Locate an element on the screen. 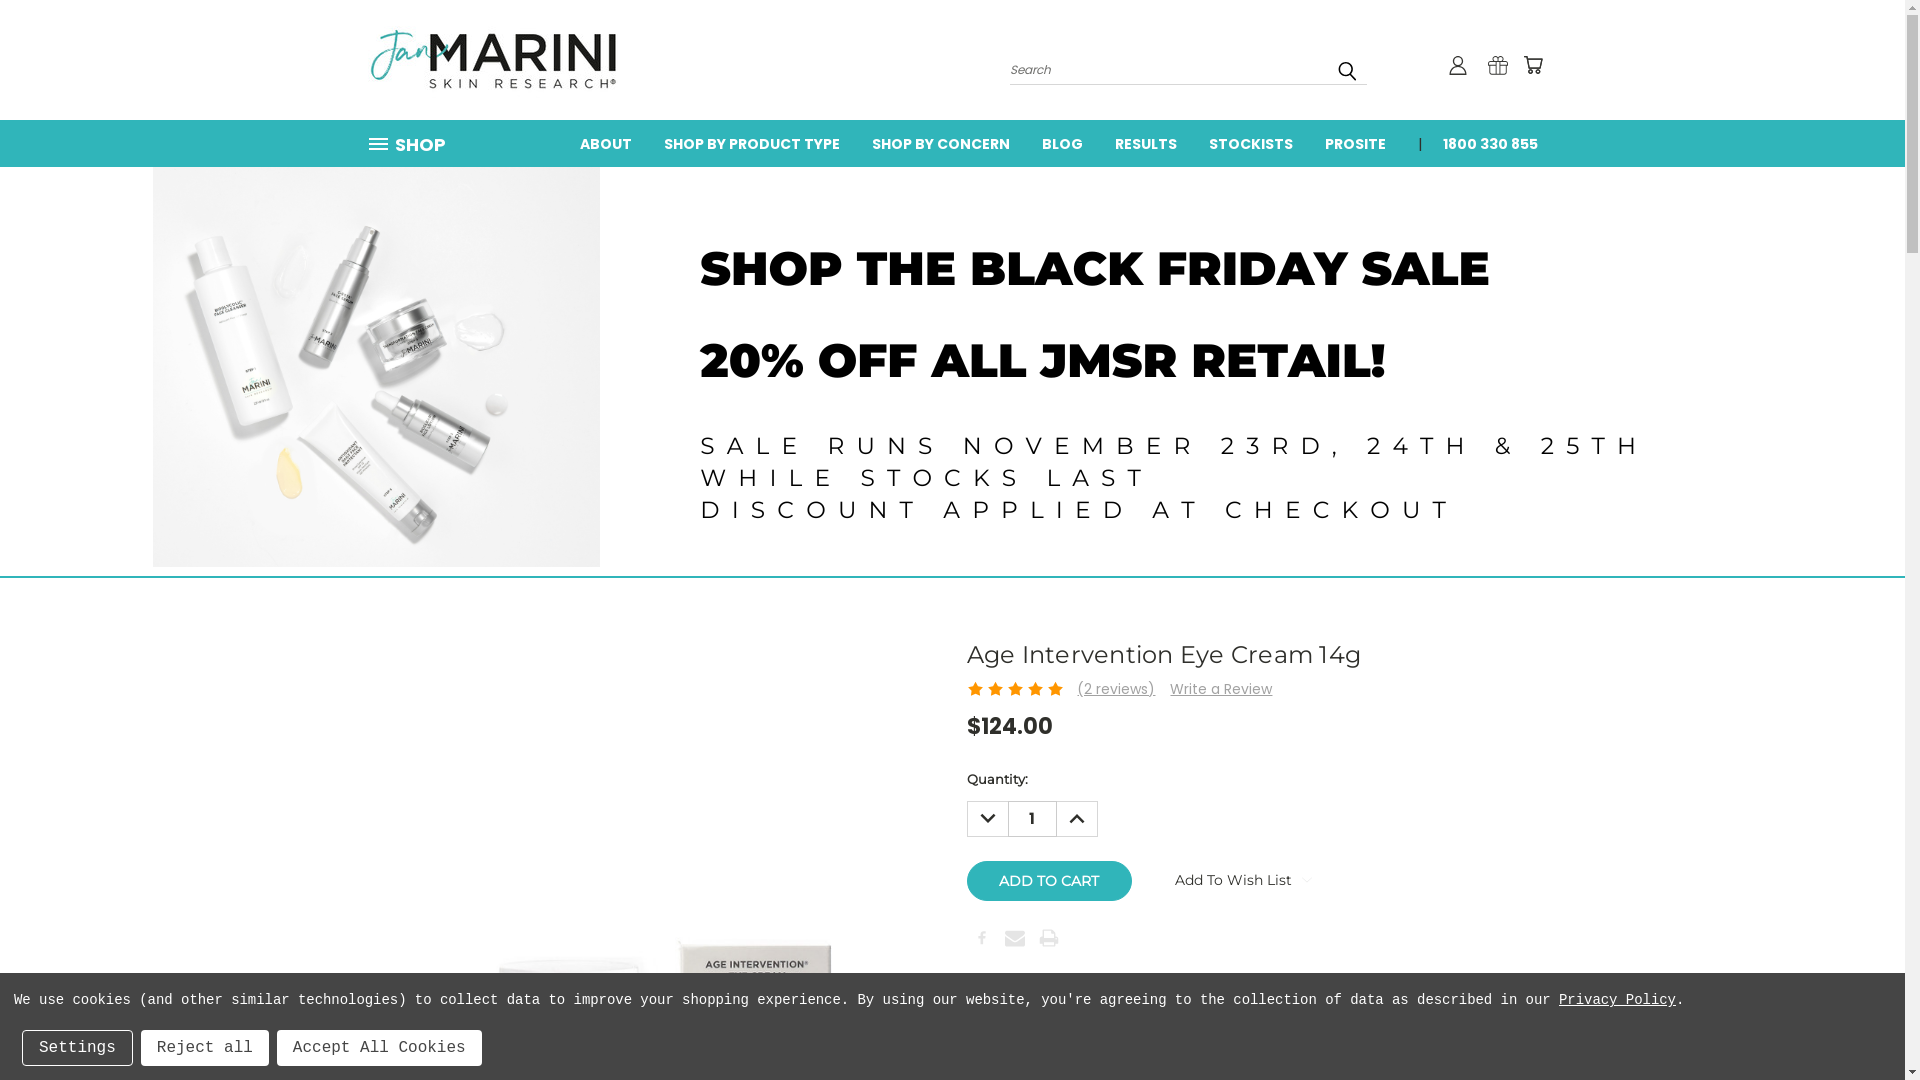 This screenshot has height=1080, width=1920. 'Accept All Cookies' is located at coordinates (379, 1047).